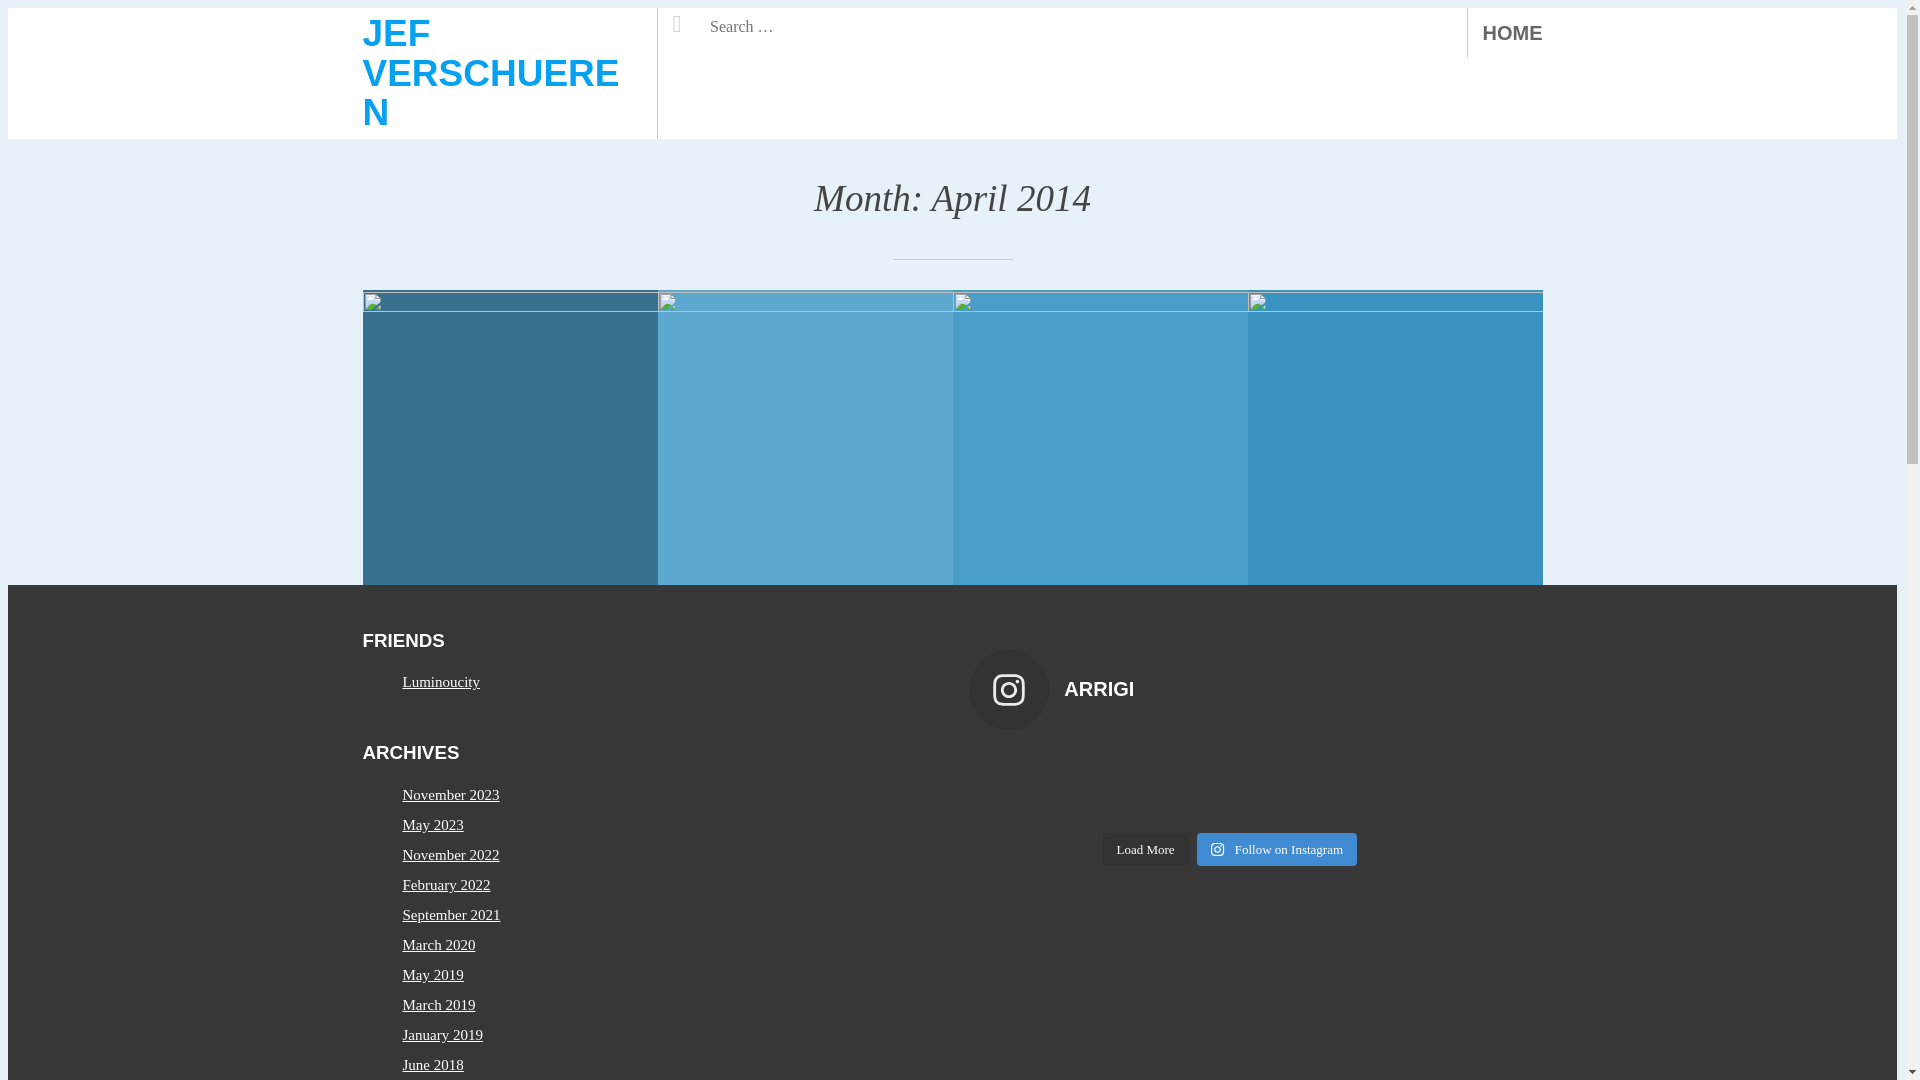 The width and height of the screenshot is (1920, 1080). Describe the element at coordinates (431, 825) in the screenshot. I see `'May 2023'` at that location.